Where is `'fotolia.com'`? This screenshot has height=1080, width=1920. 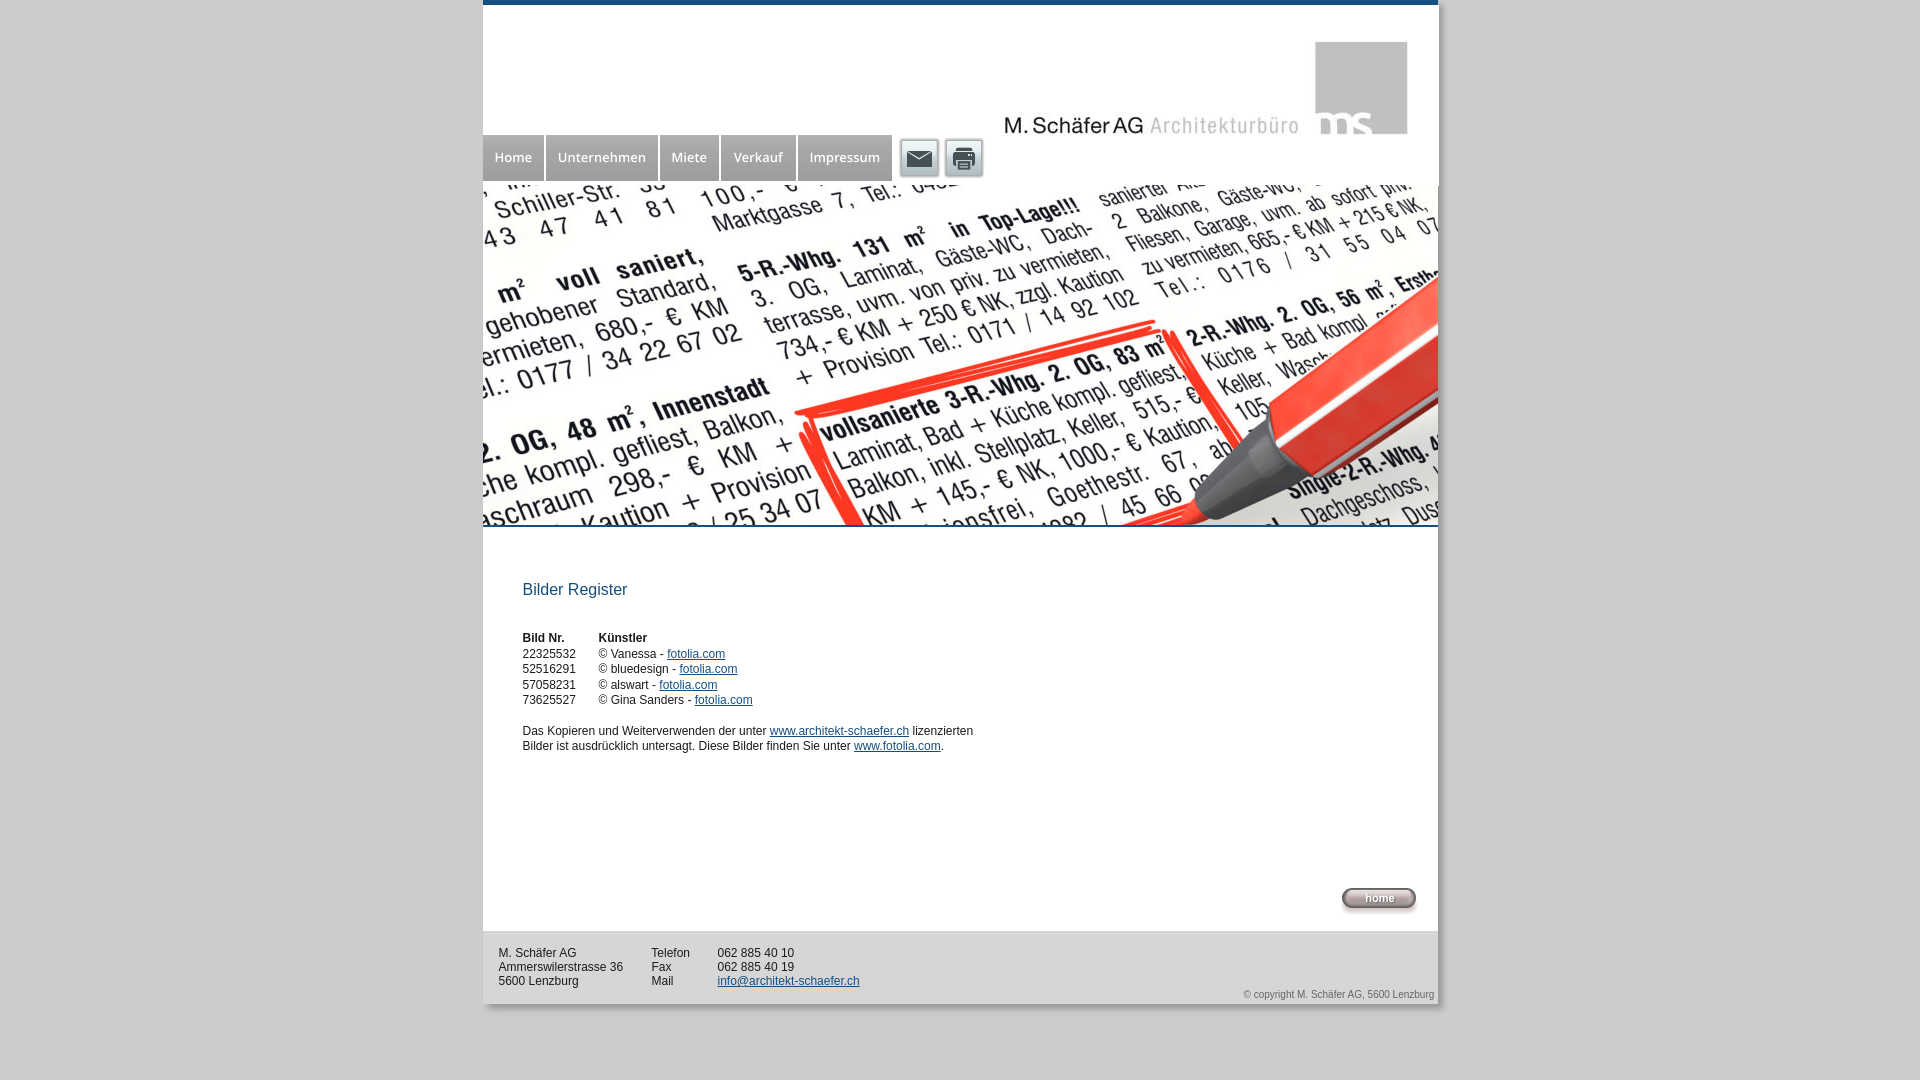
'fotolia.com' is located at coordinates (708, 668).